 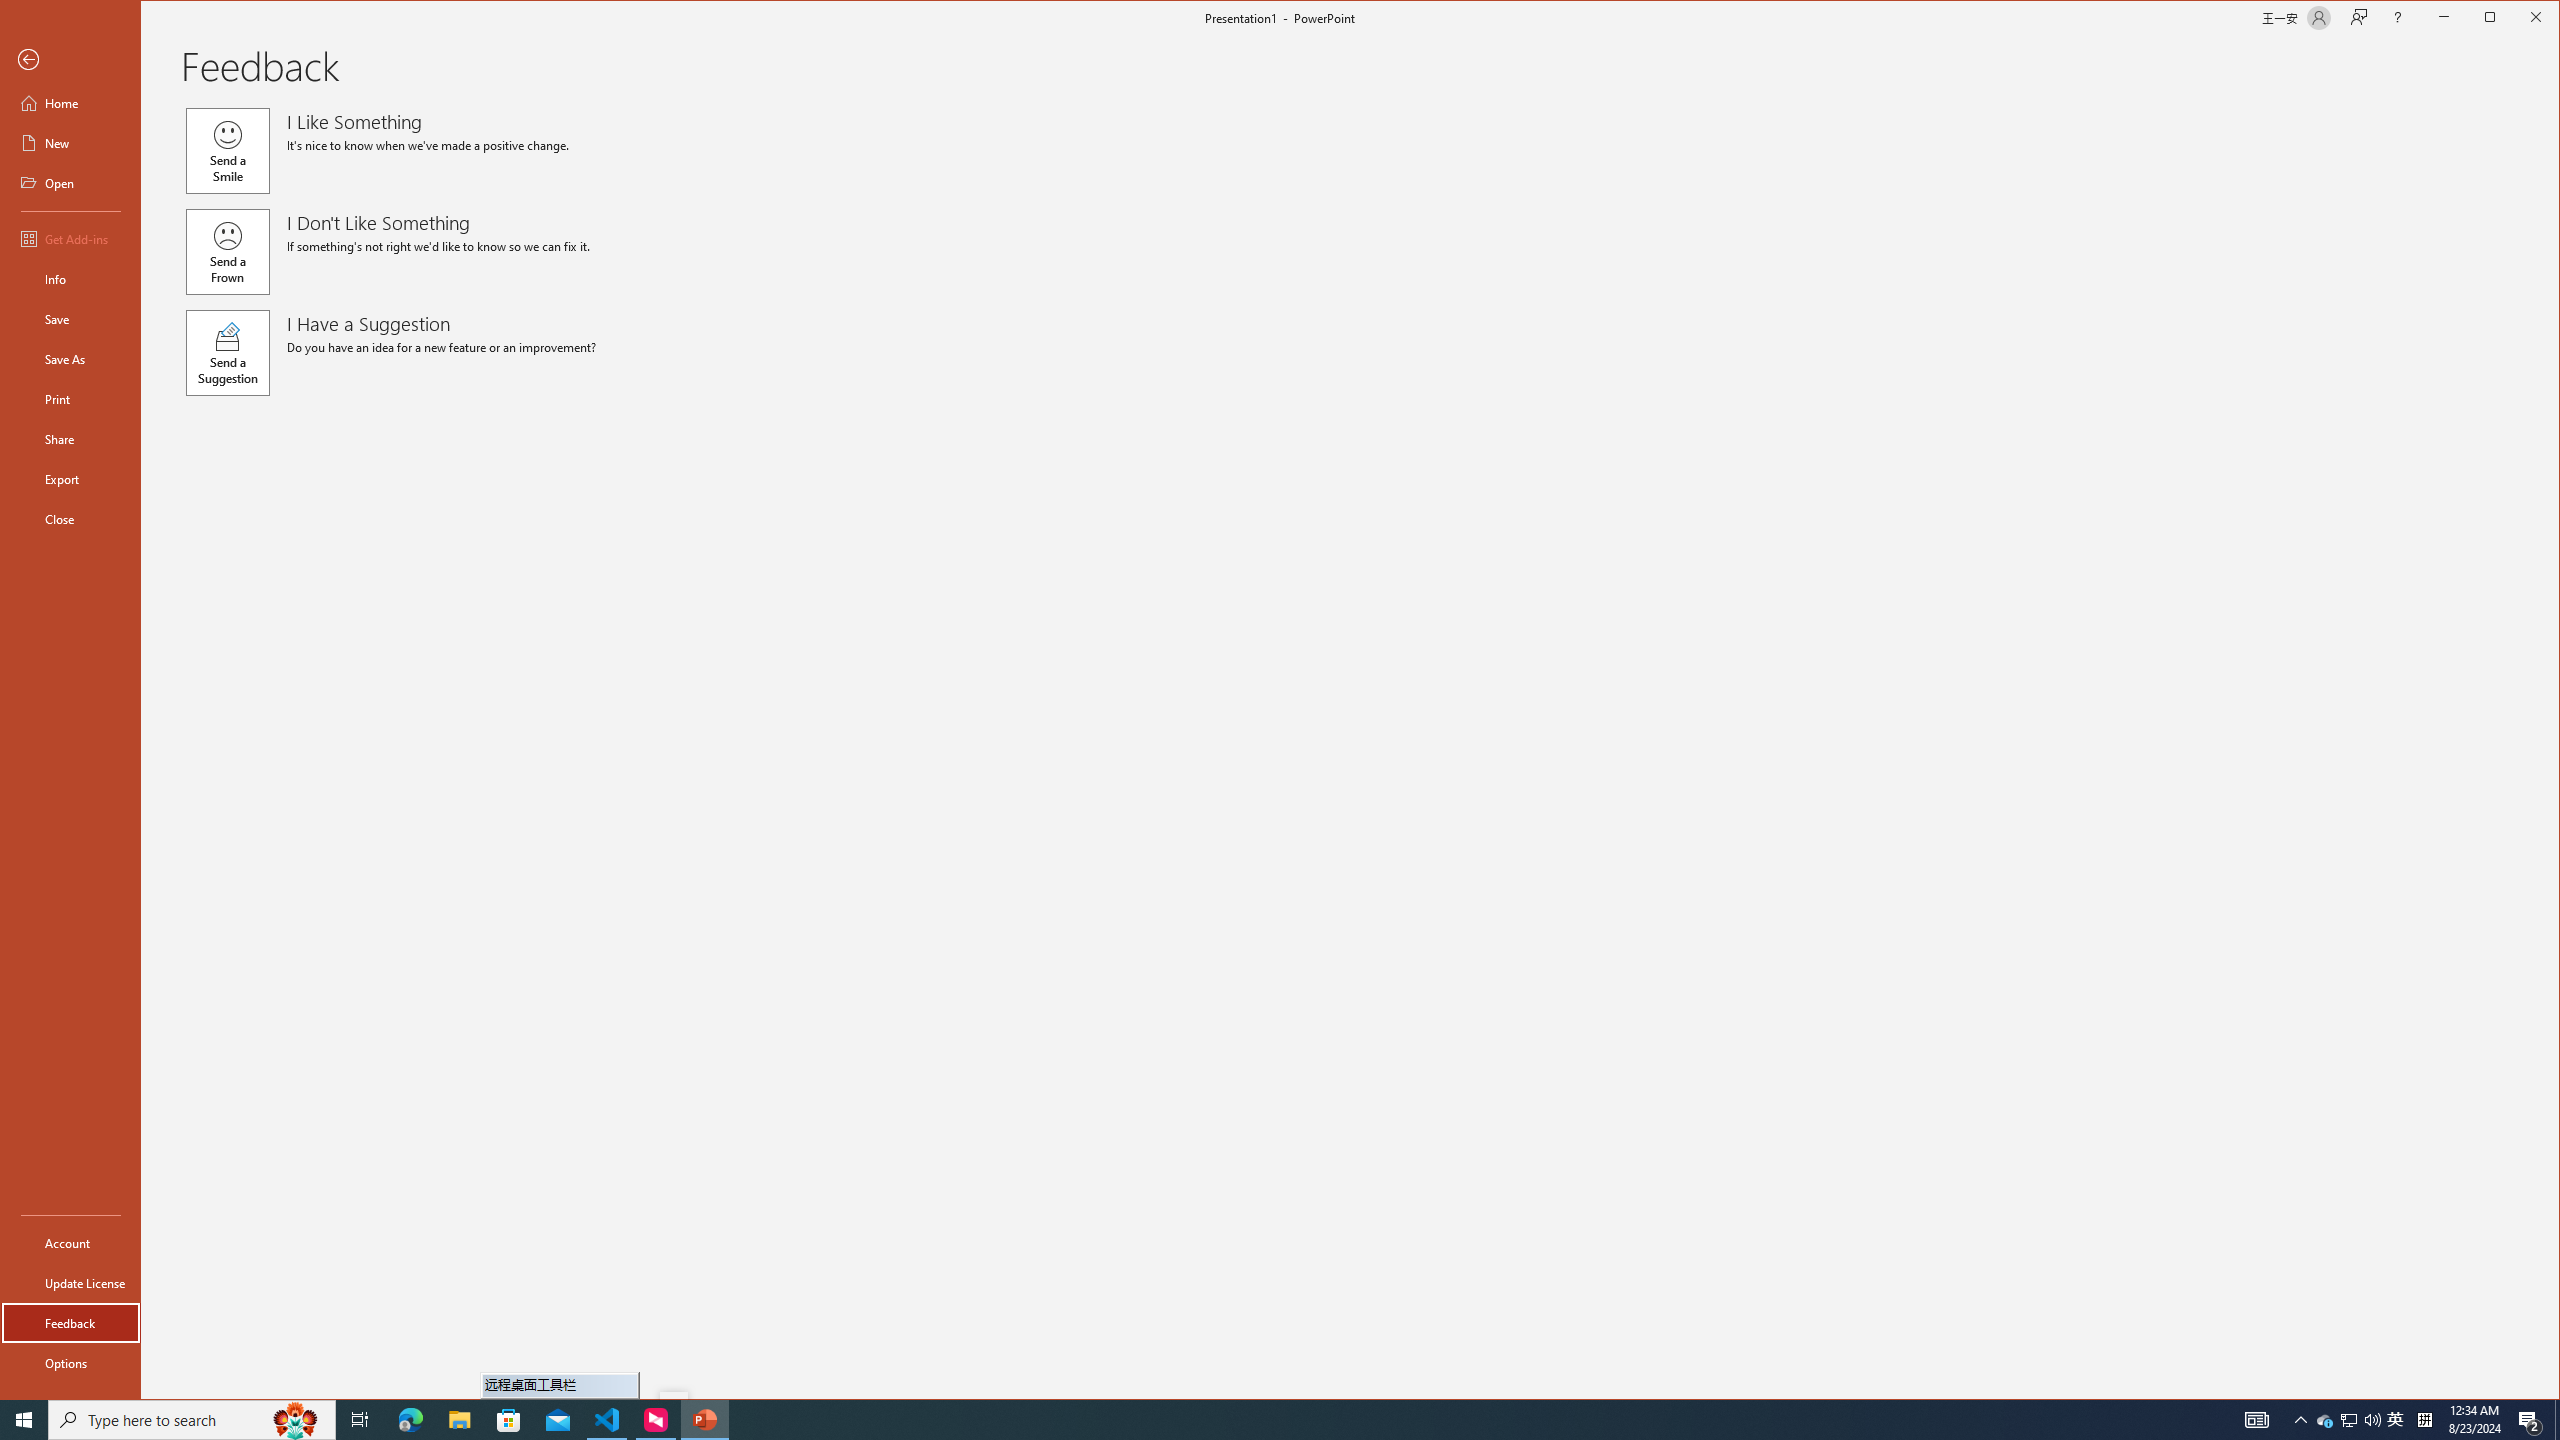 What do you see at coordinates (2349, 1418) in the screenshot?
I see `'User Promoted Notification Area'` at bounding box center [2349, 1418].